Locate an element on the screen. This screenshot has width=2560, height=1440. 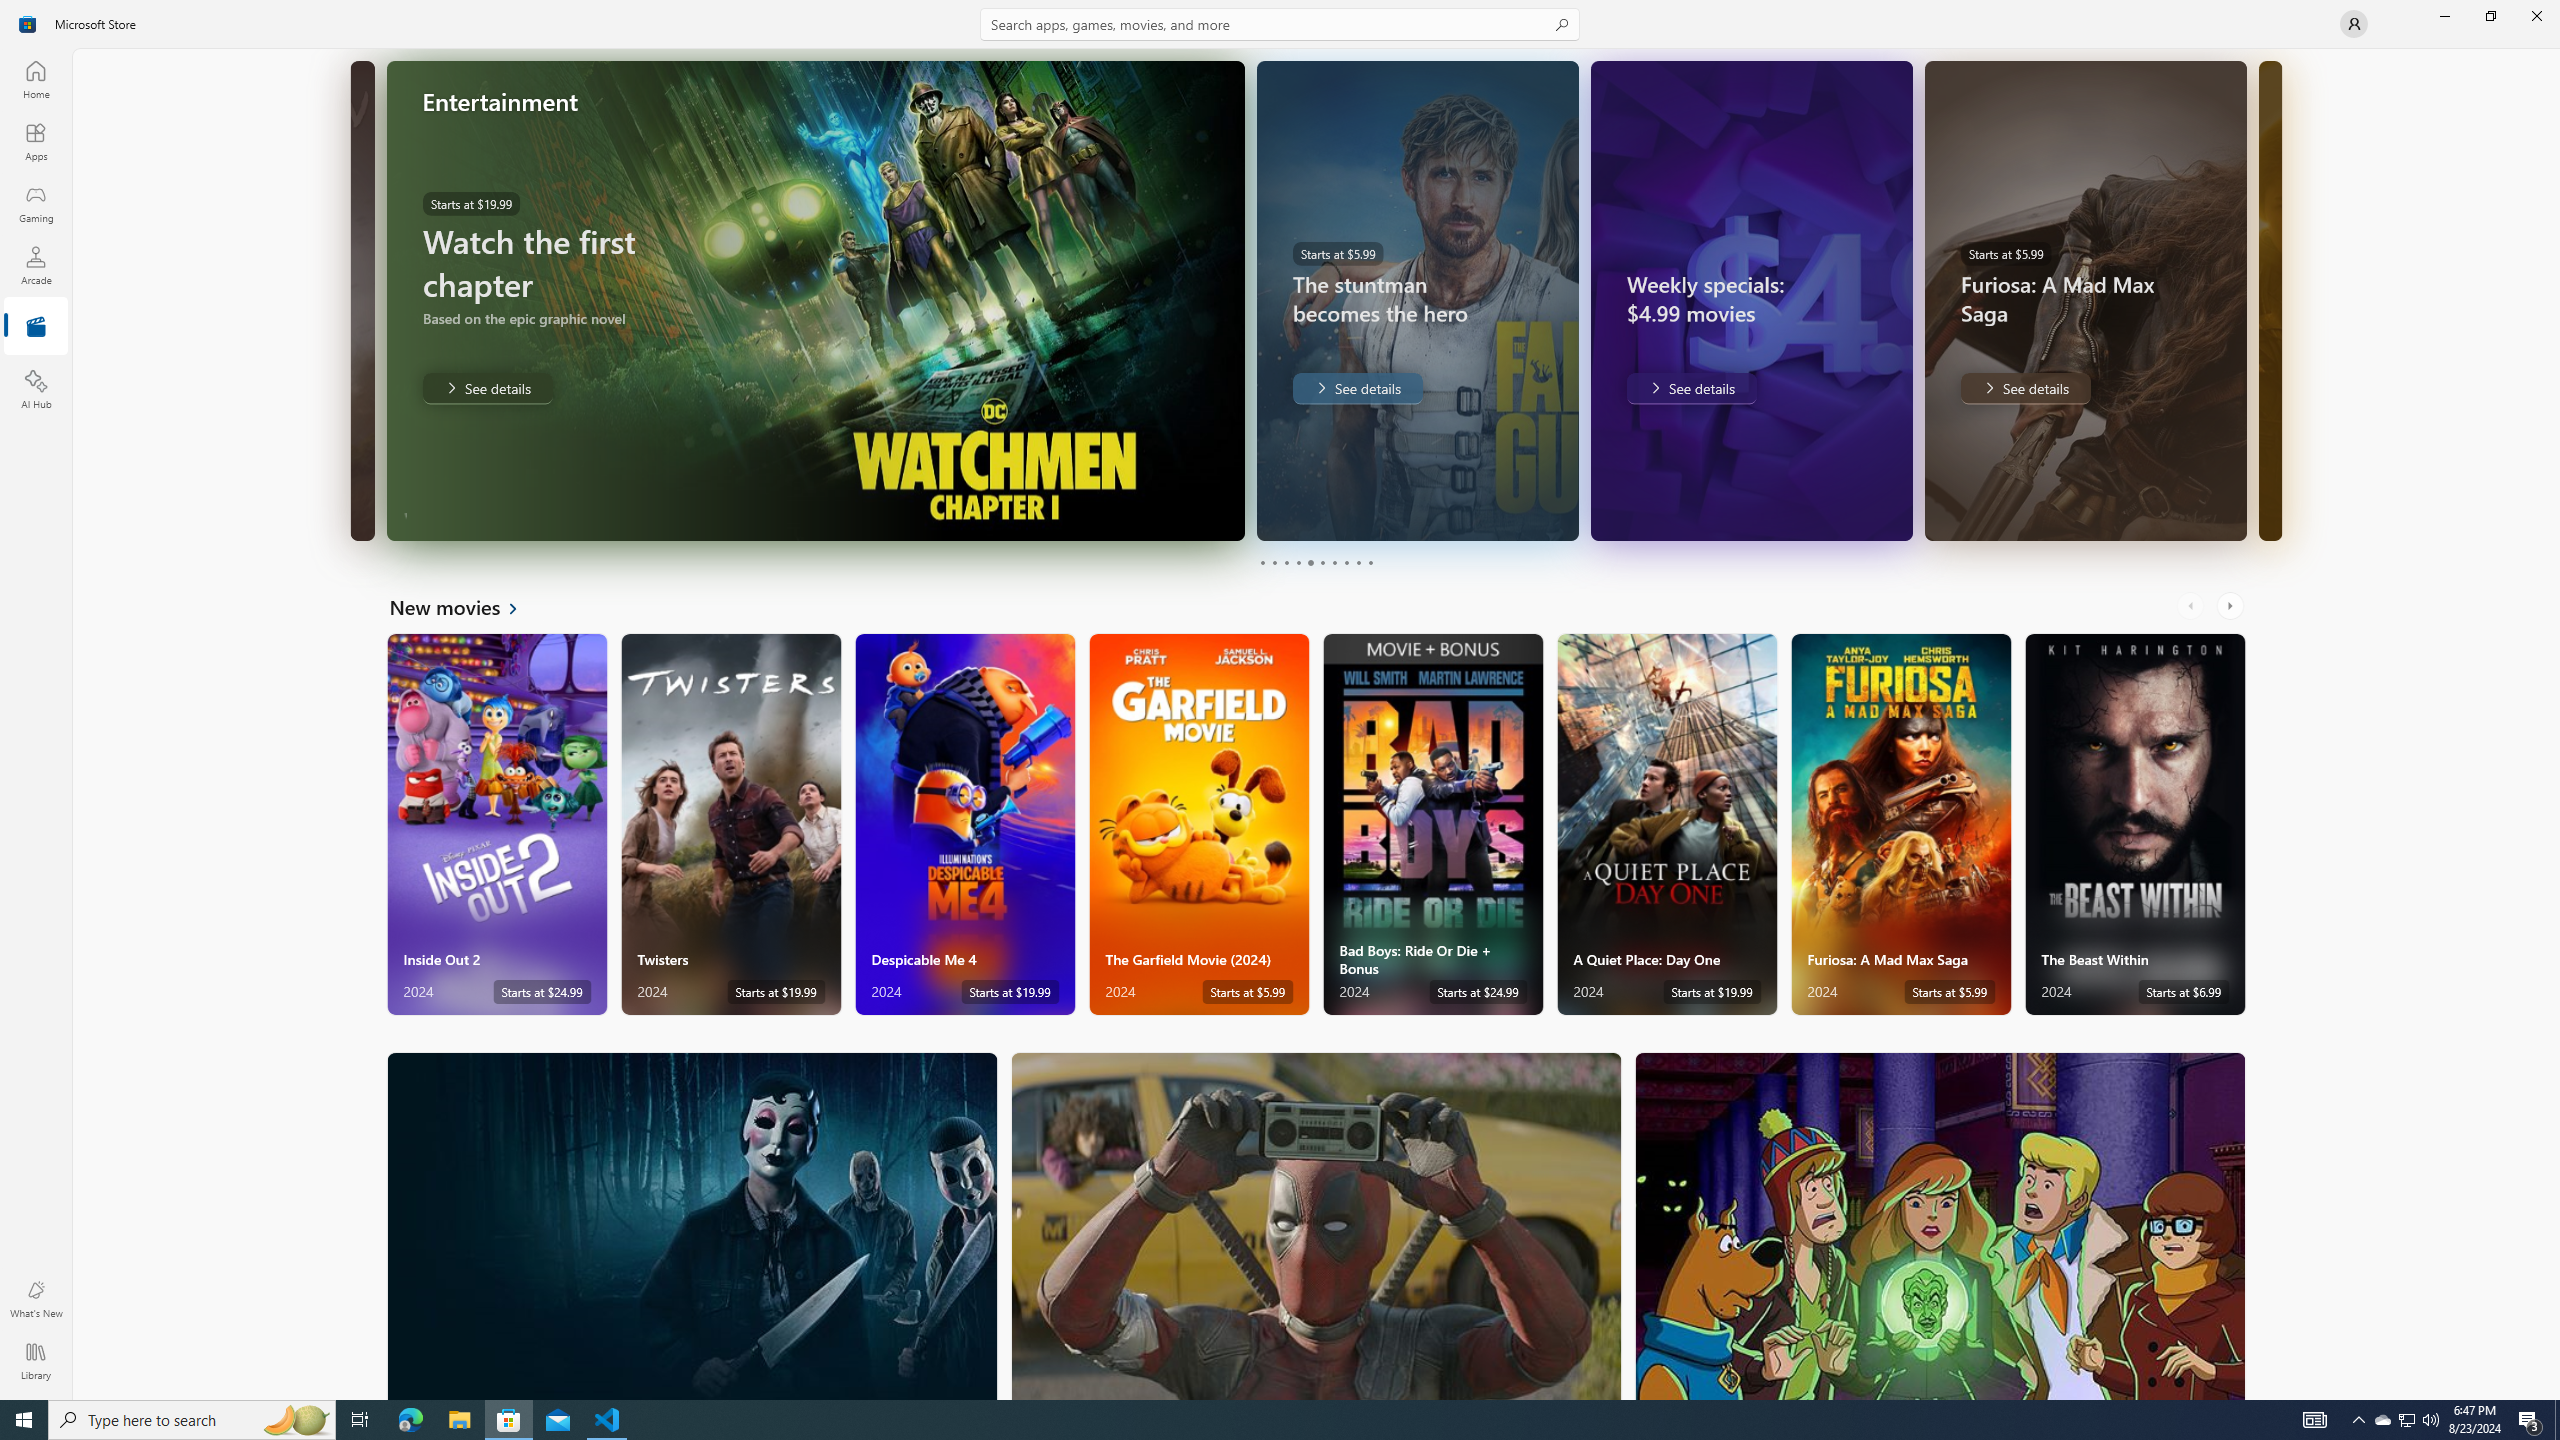
'Page 5' is located at coordinates (1308, 562).